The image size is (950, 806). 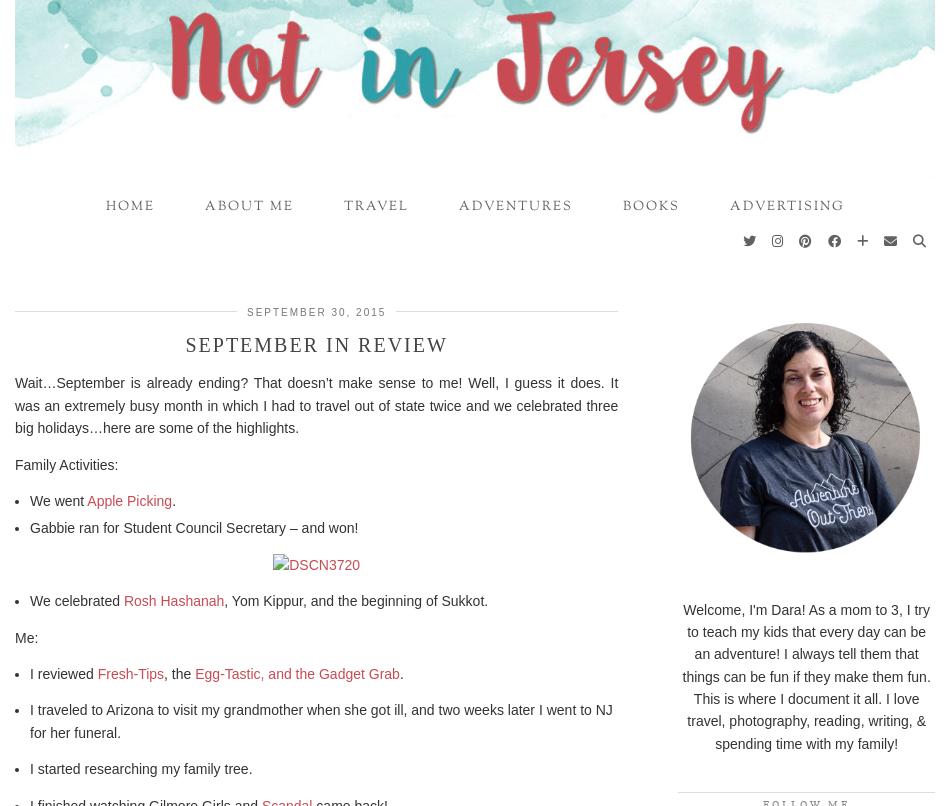 I want to click on 'books', so click(x=650, y=205).